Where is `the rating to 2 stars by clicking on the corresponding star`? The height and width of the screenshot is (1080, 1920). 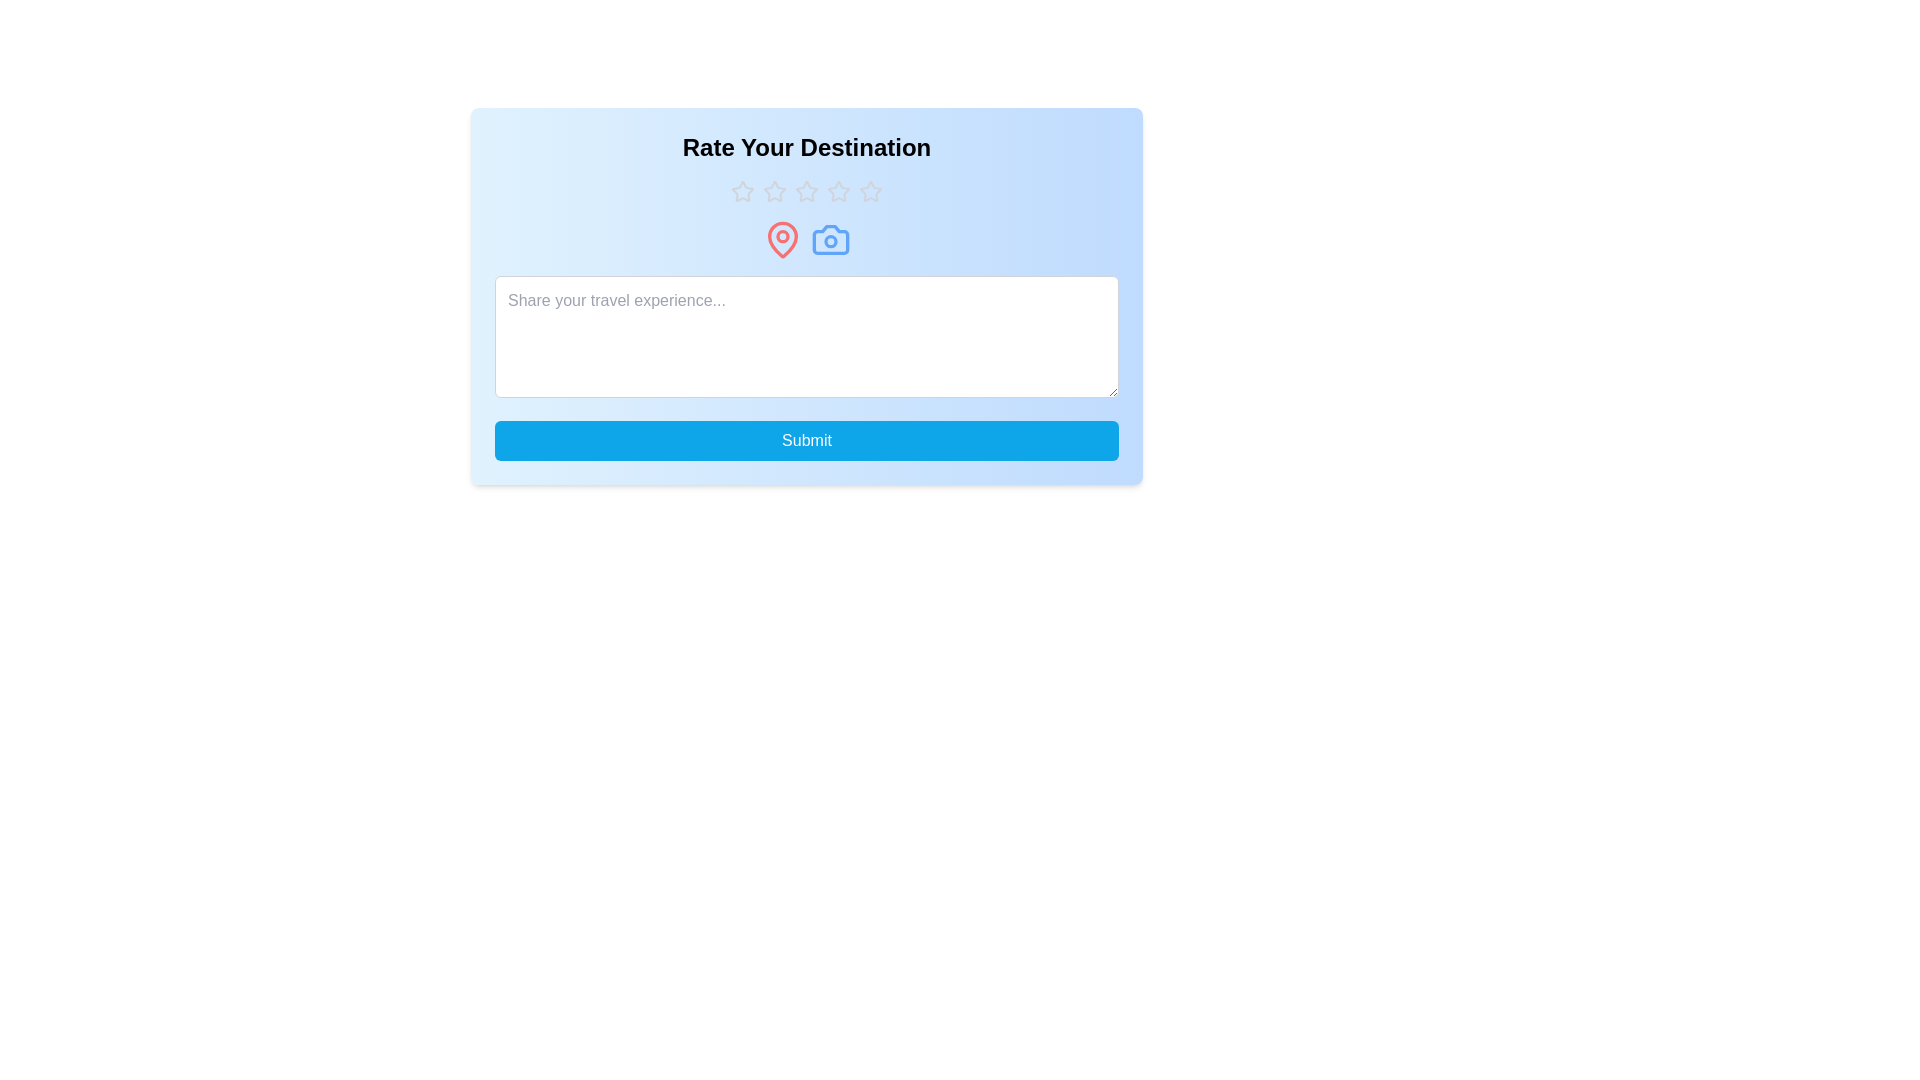 the rating to 2 stars by clicking on the corresponding star is located at coordinates (773, 192).